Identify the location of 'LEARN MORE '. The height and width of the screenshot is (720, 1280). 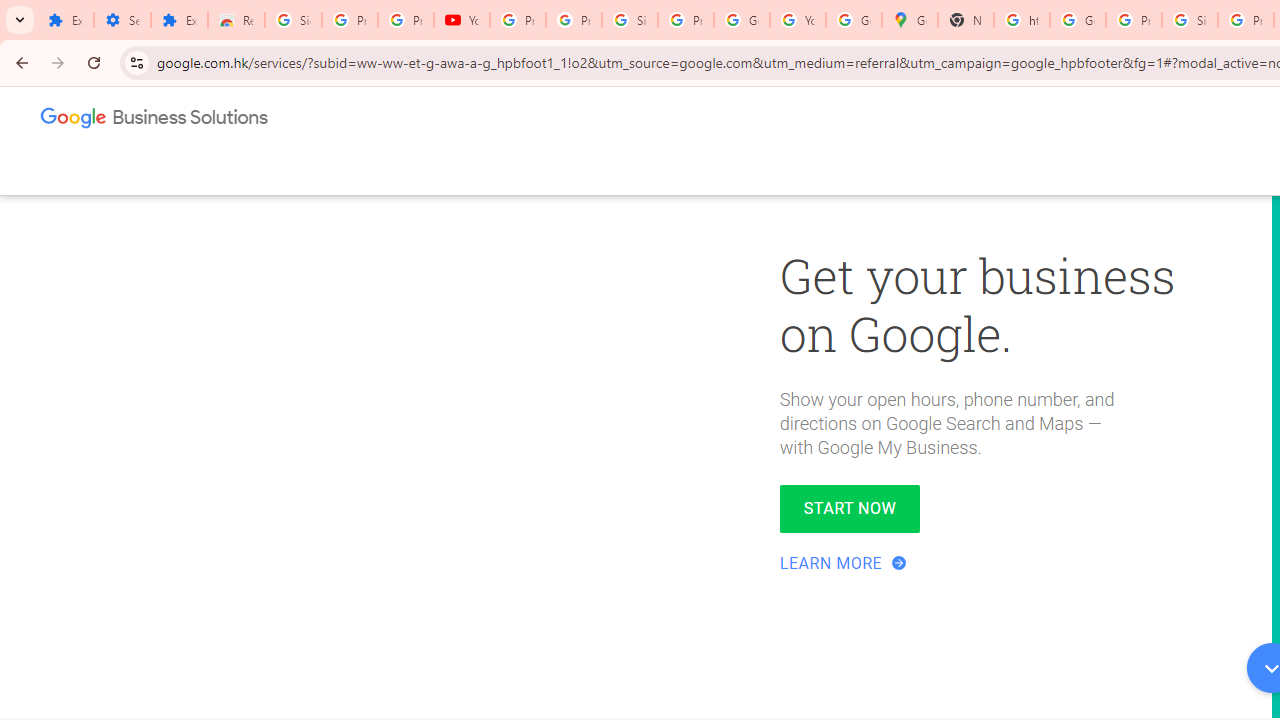
(845, 563).